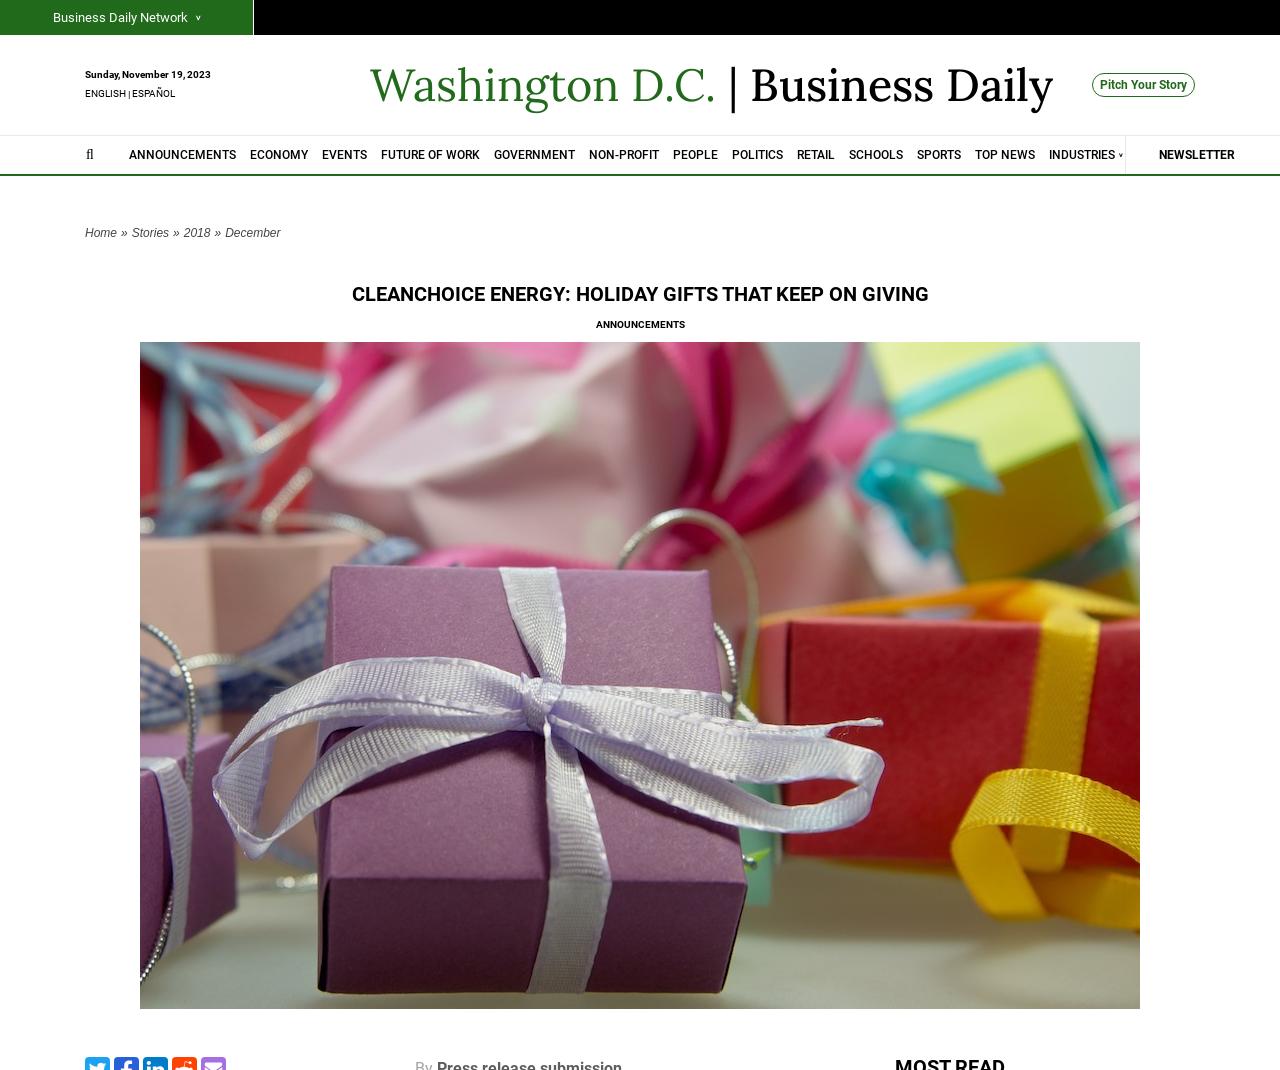 The image size is (1280, 1070). What do you see at coordinates (370, 83) in the screenshot?
I see `'Washington D.C.'` at bounding box center [370, 83].